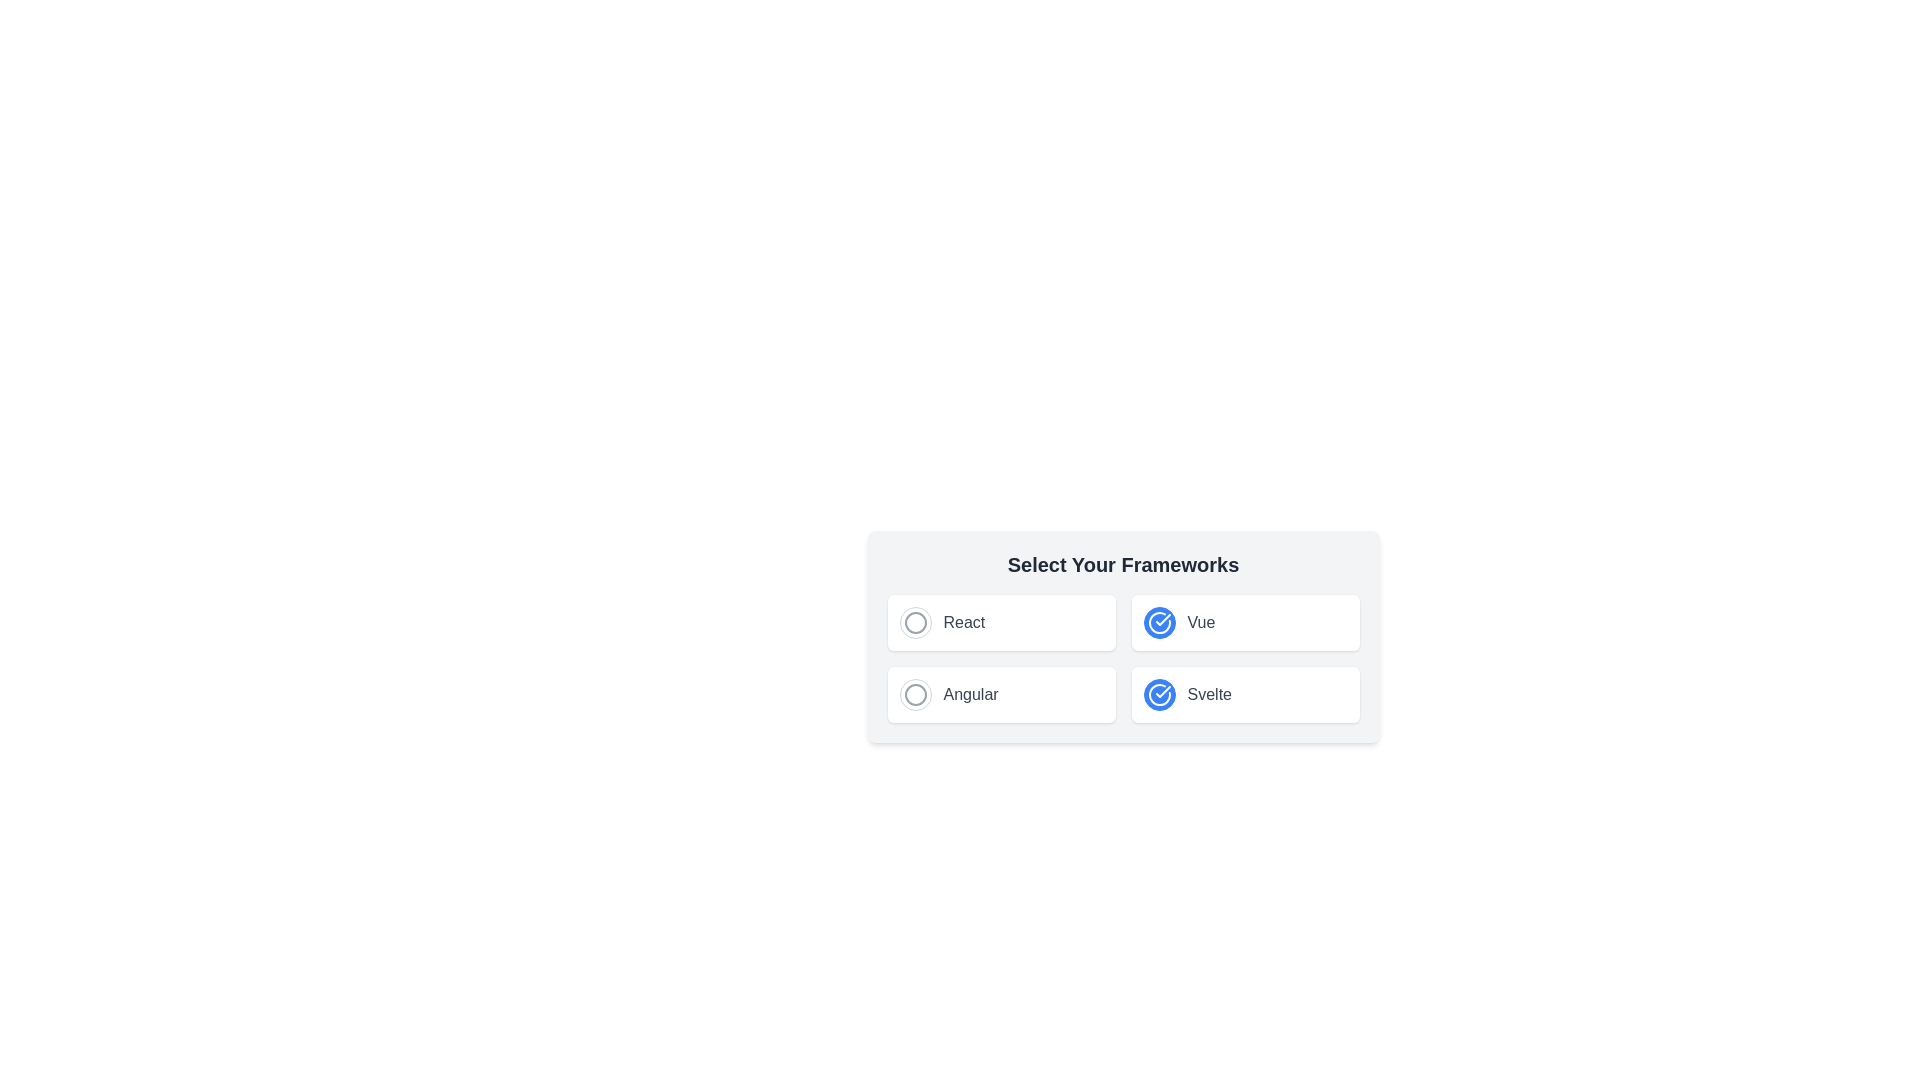 The width and height of the screenshot is (1920, 1080). I want to click on visual details of the circular vector graphic element within the 'React' button in the framework selection interface, so click(914, 622).